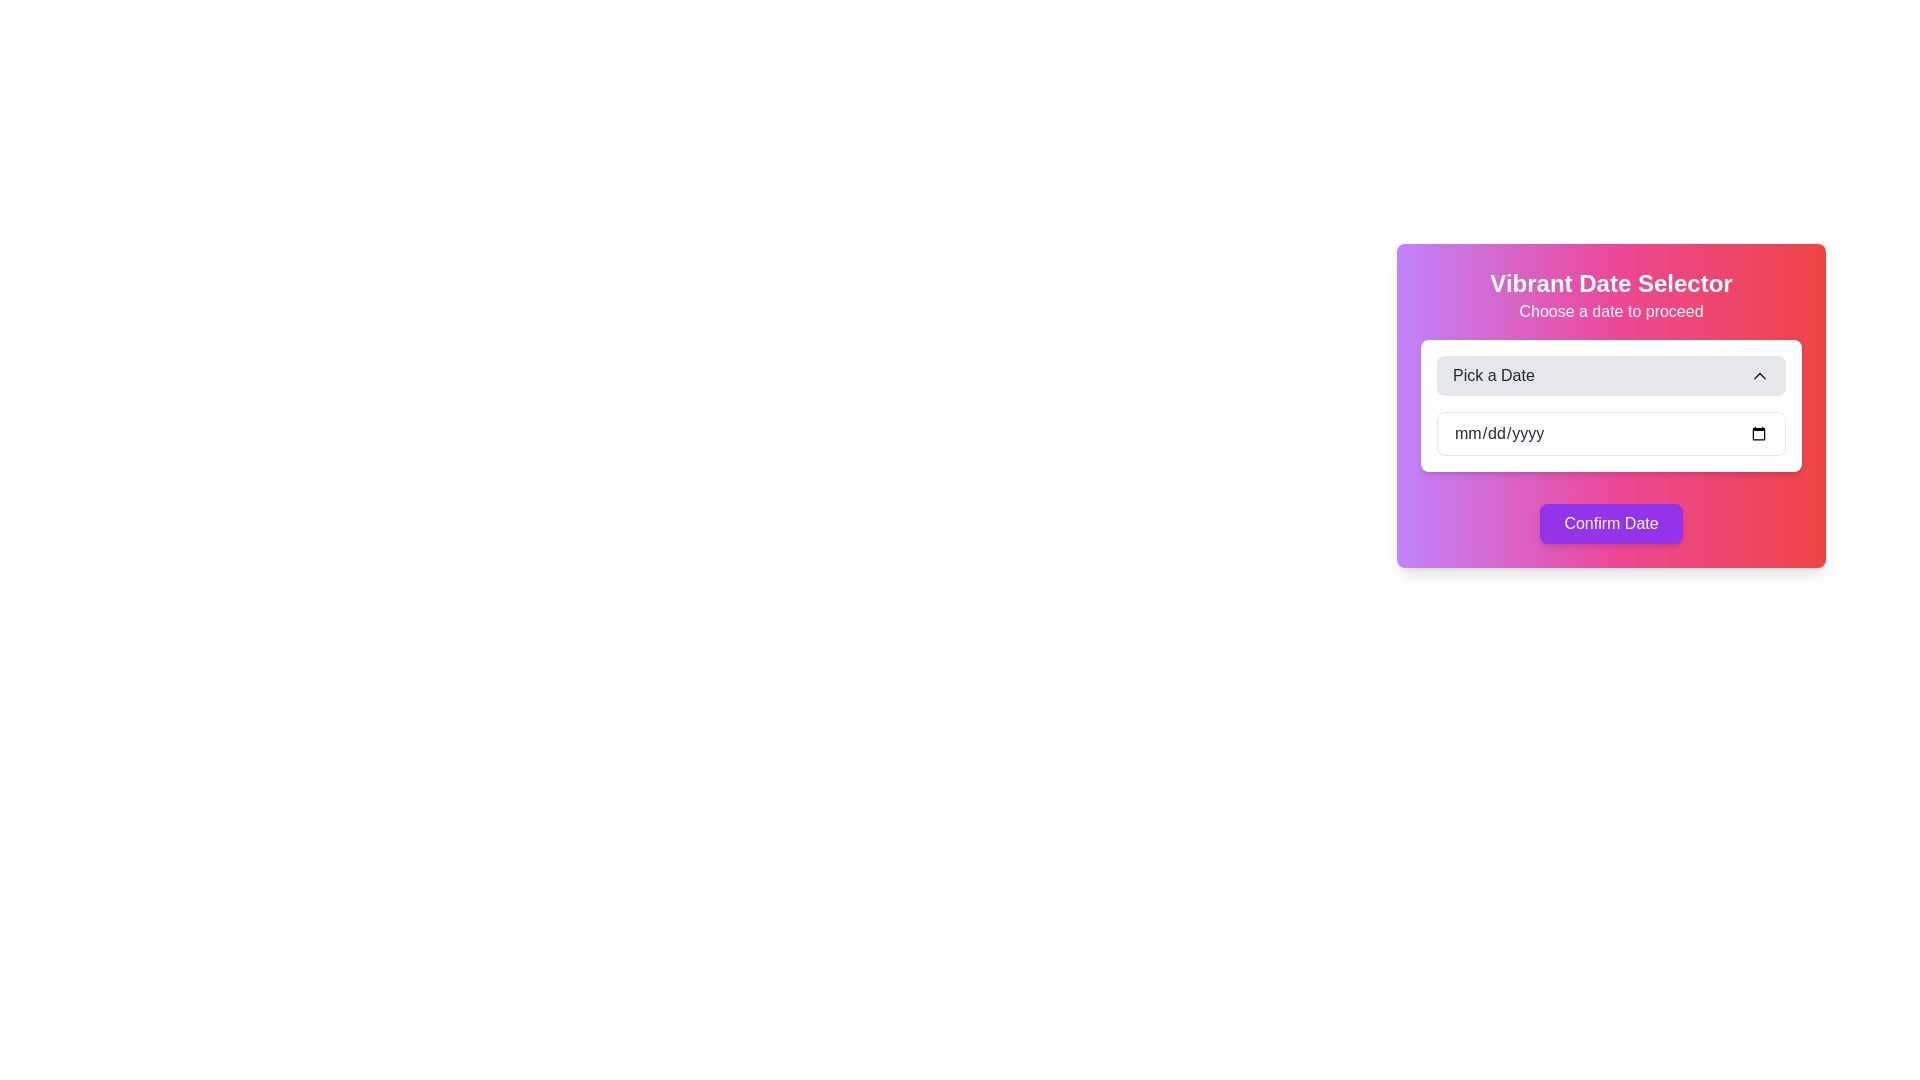 The width and height of the screenshot is (1920, 1080). I want to click on the upward-pointing chevron icon button located at the rightmost end of the 'Pick a Date' selection interface, so click(1760, 375).